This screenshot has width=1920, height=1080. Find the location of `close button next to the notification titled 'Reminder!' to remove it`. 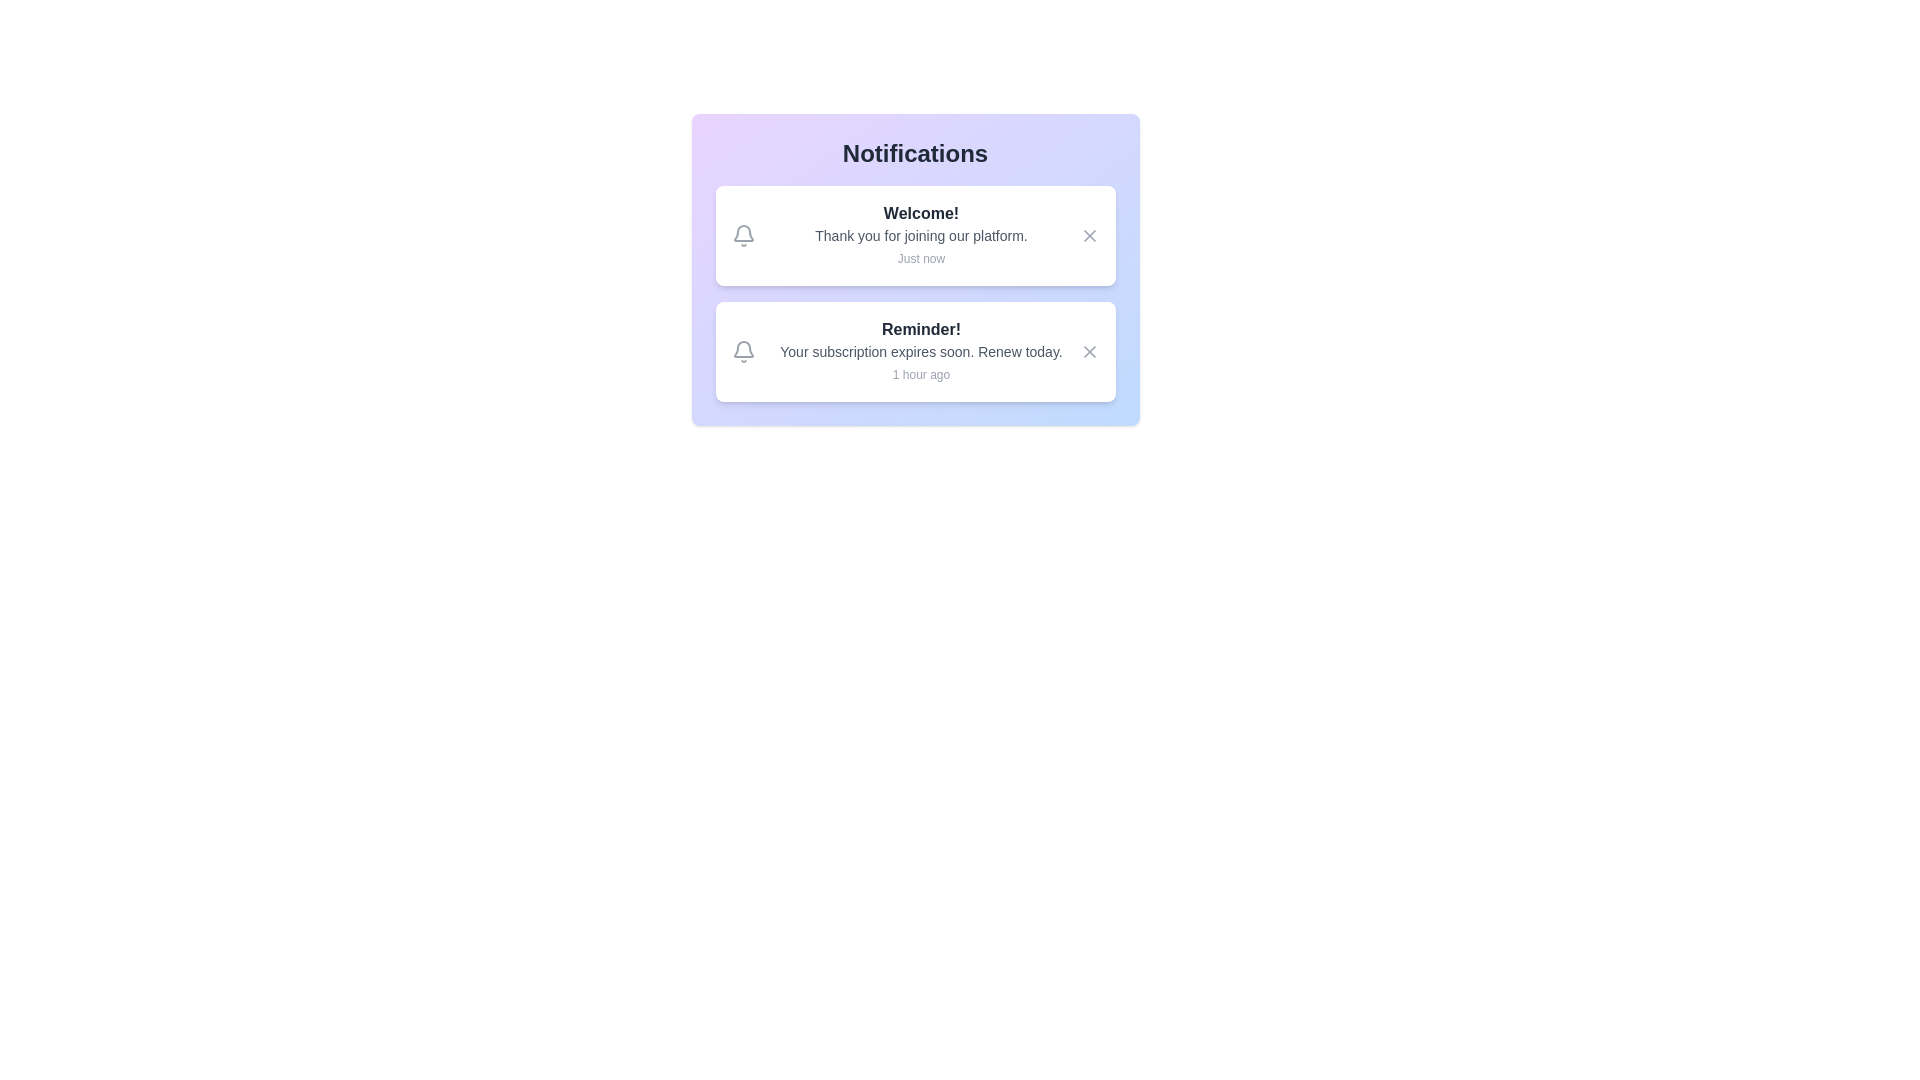

close button next to the notification titled 'Reminder!' to remove it is located at coordinates (1088, 350).